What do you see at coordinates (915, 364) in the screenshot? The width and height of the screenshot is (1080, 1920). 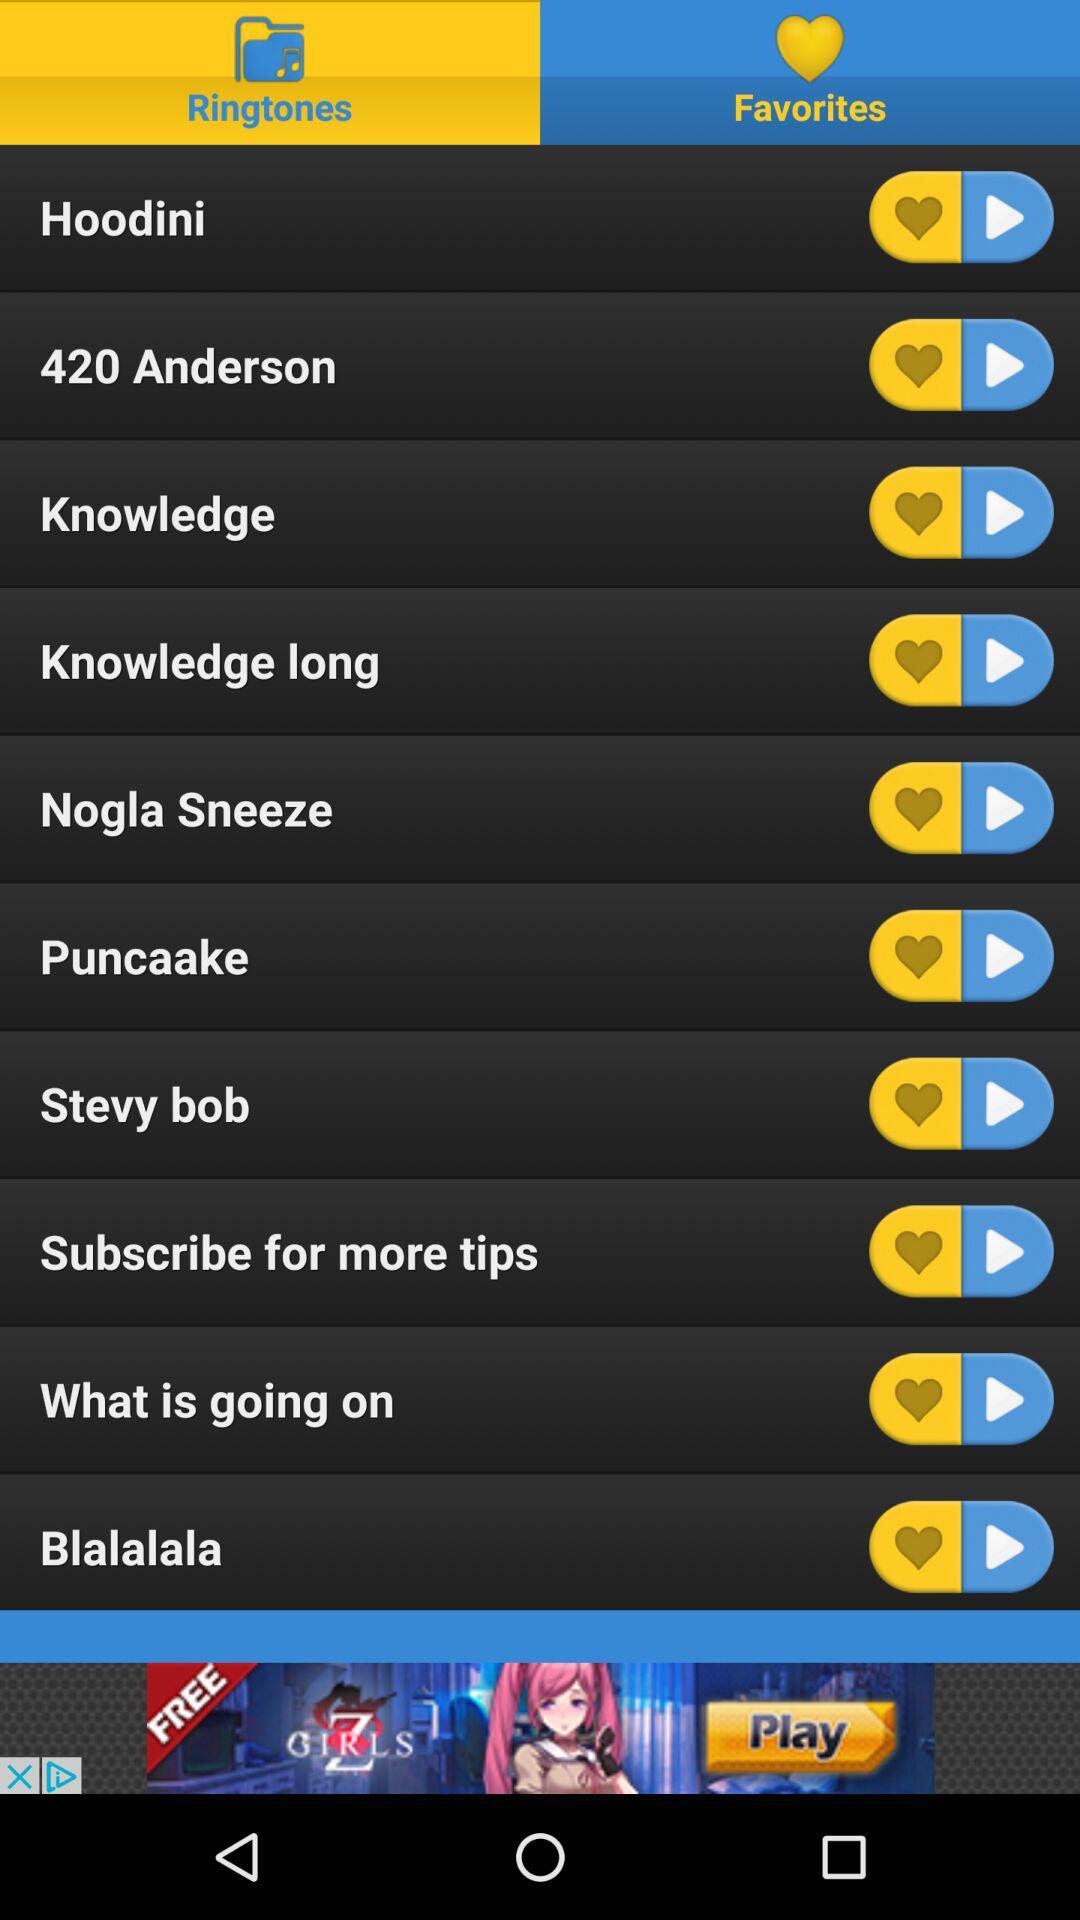 I see `mark as favorite` at bounding box center [915, 364].